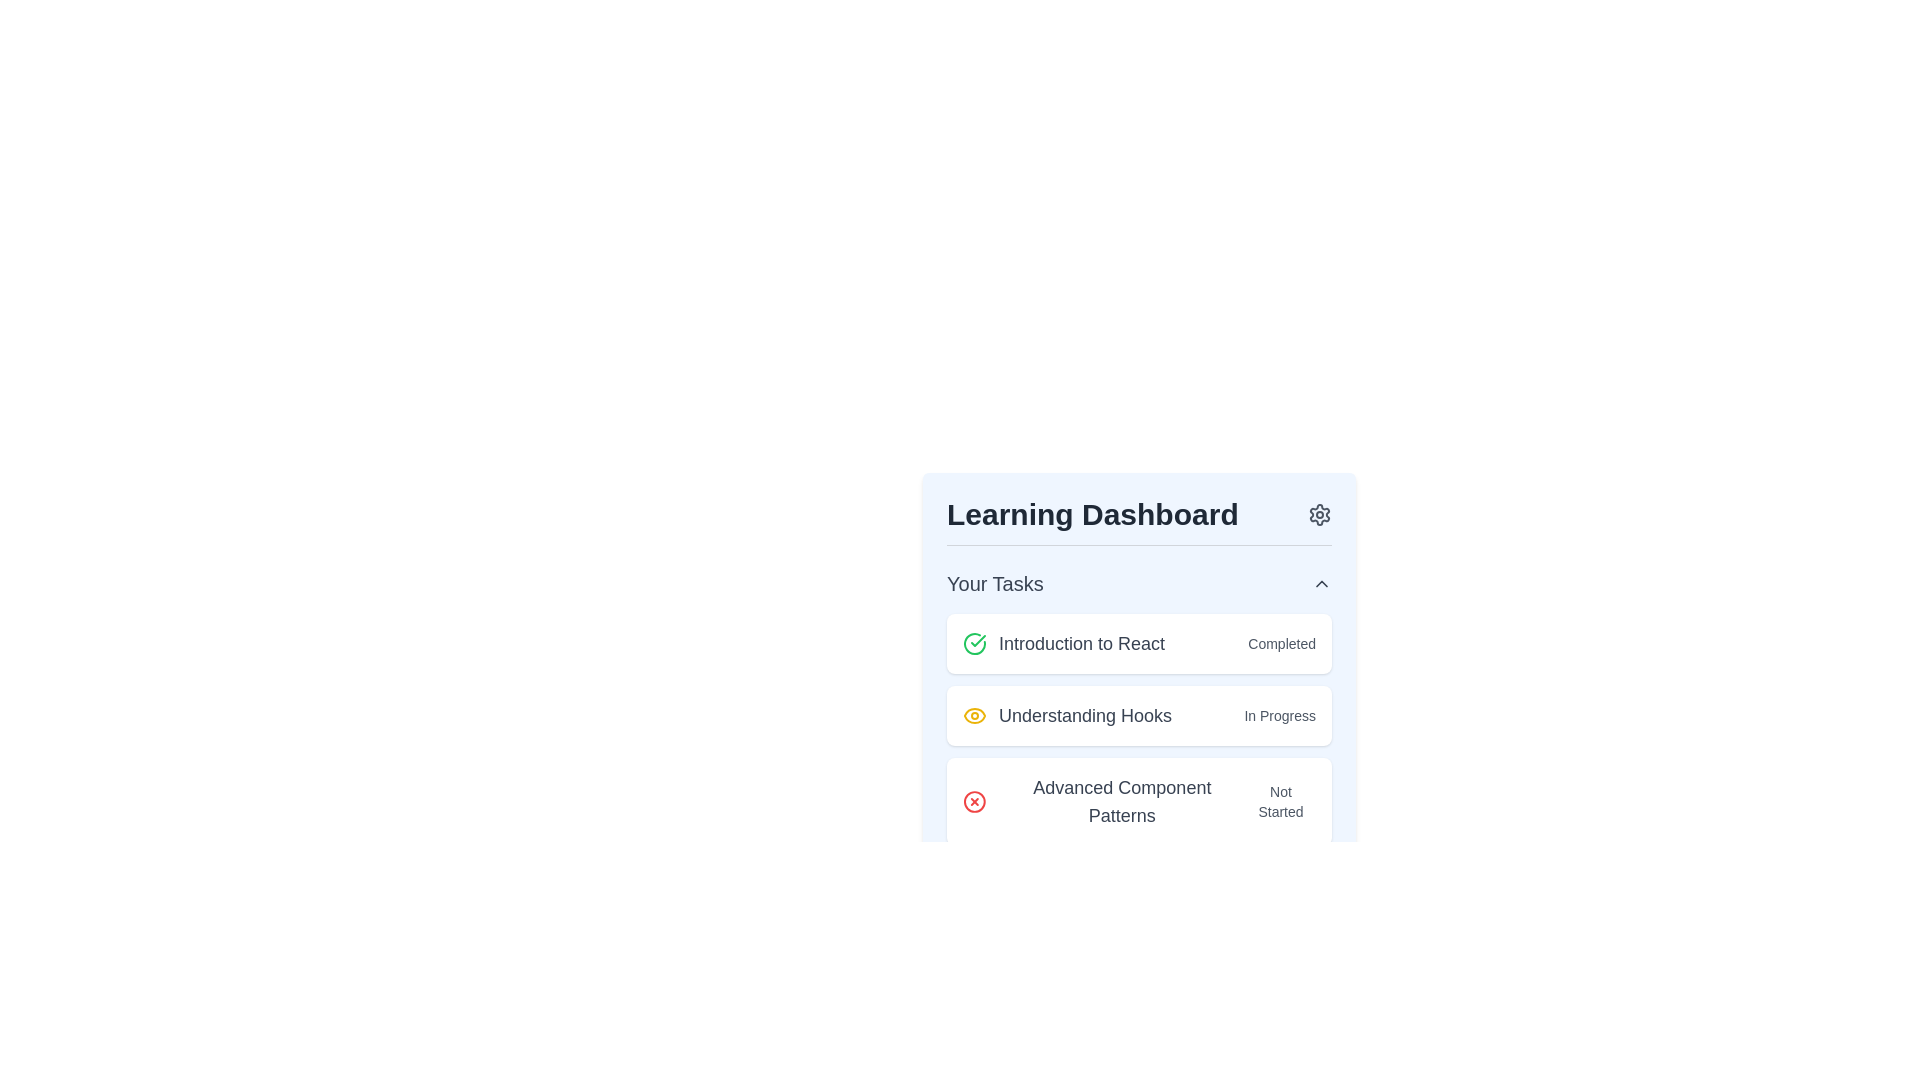  I want to click on the 'Understanding Hooks' Task card in the 'Your Tasks' section, so click(1139, 715).